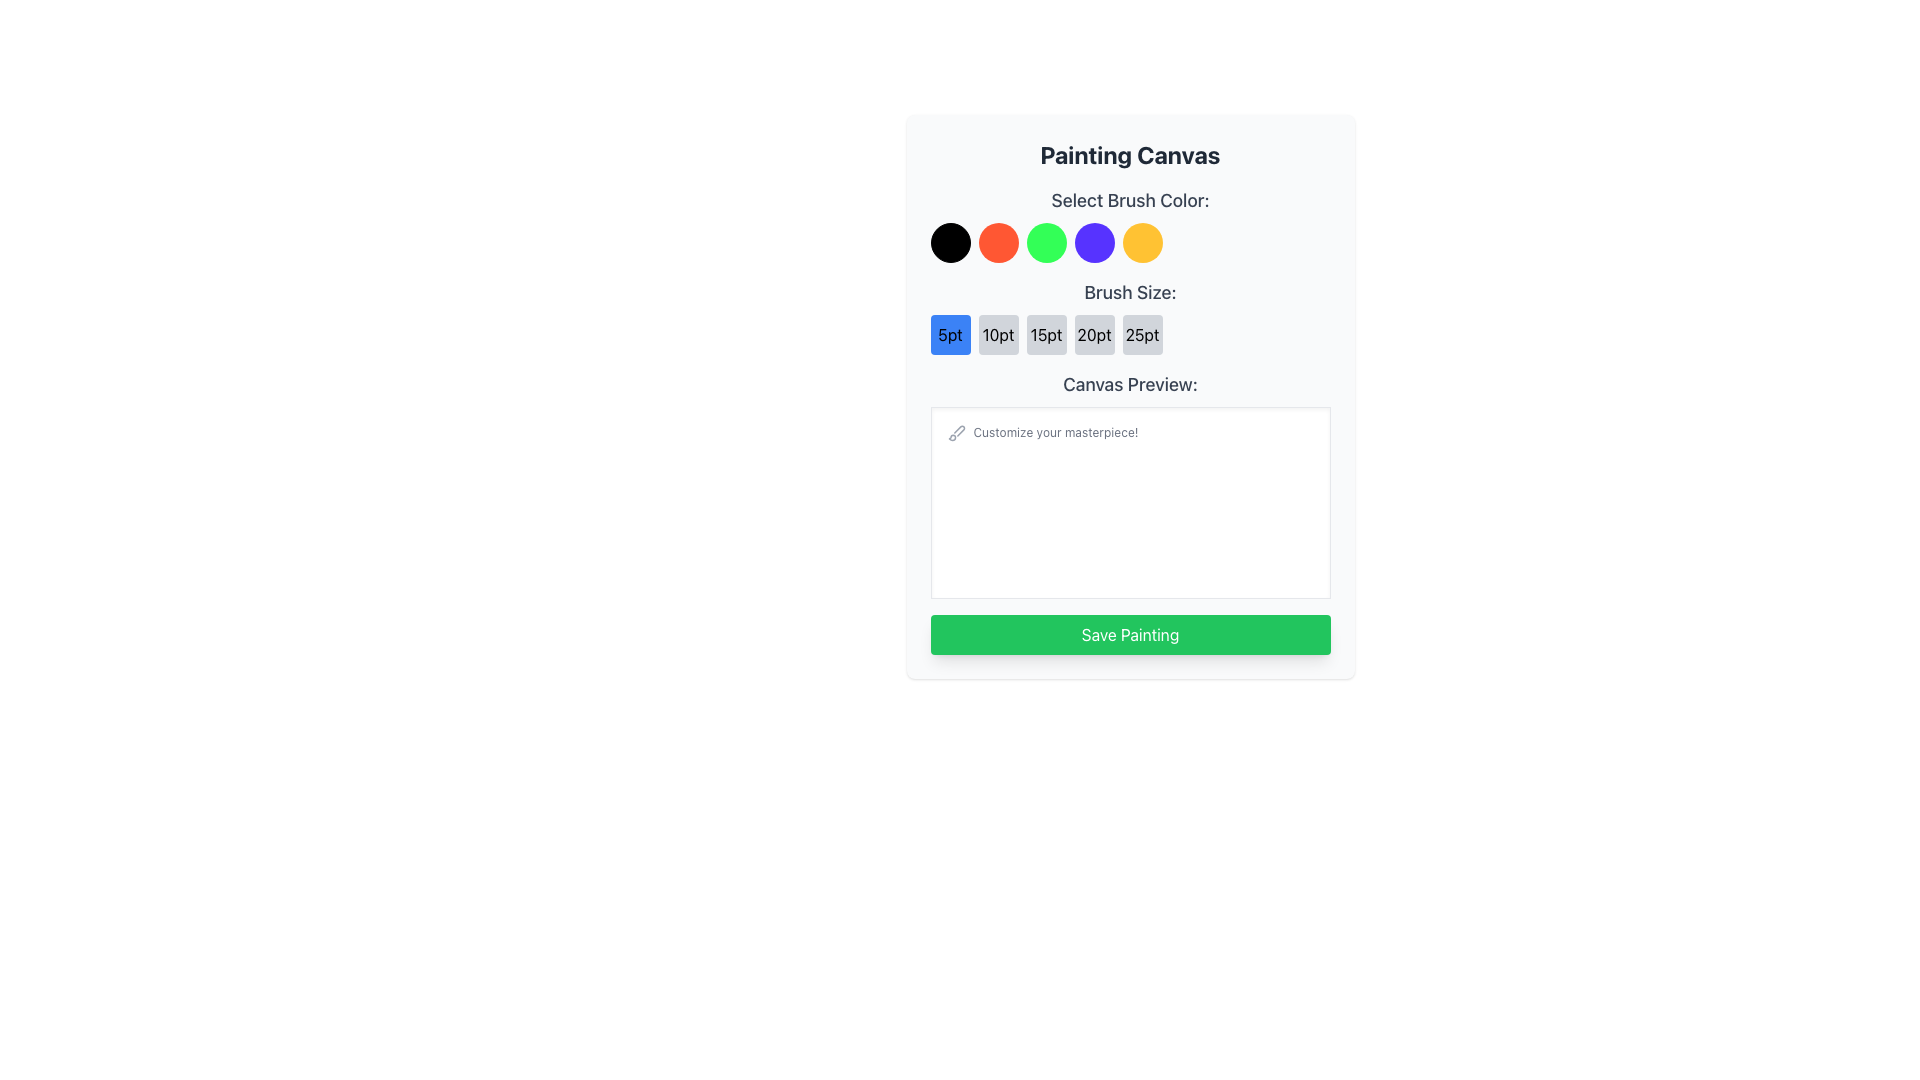 This screenshot has height=1080, width=1920. What do you see at coordinates (1130, 293) in the screenshot?
I see `the text label displaying 'Brush Size:' which is prominently shown in dark gray in the upper-middle section of the interface` at bounding box center [1130, 293].